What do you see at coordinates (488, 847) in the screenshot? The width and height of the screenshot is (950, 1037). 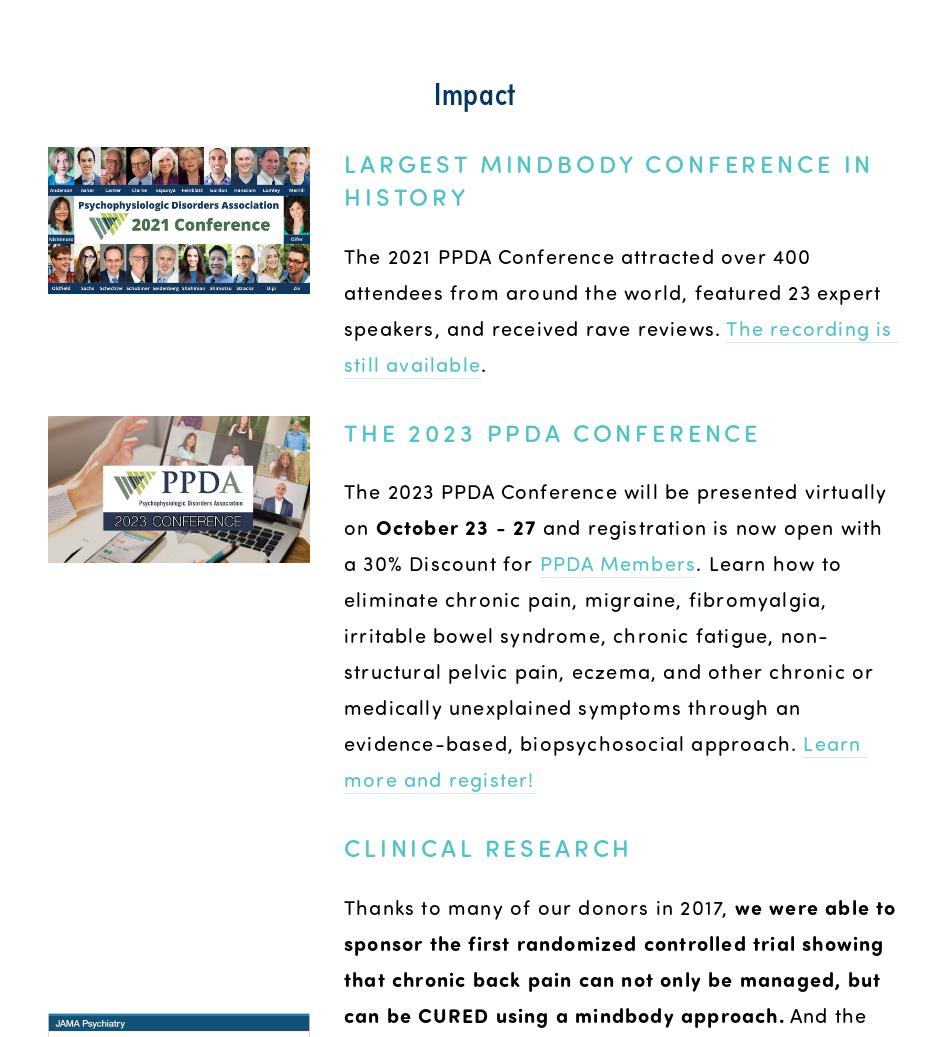 I see `'clinical Research'` at bounding box center [488, 847].